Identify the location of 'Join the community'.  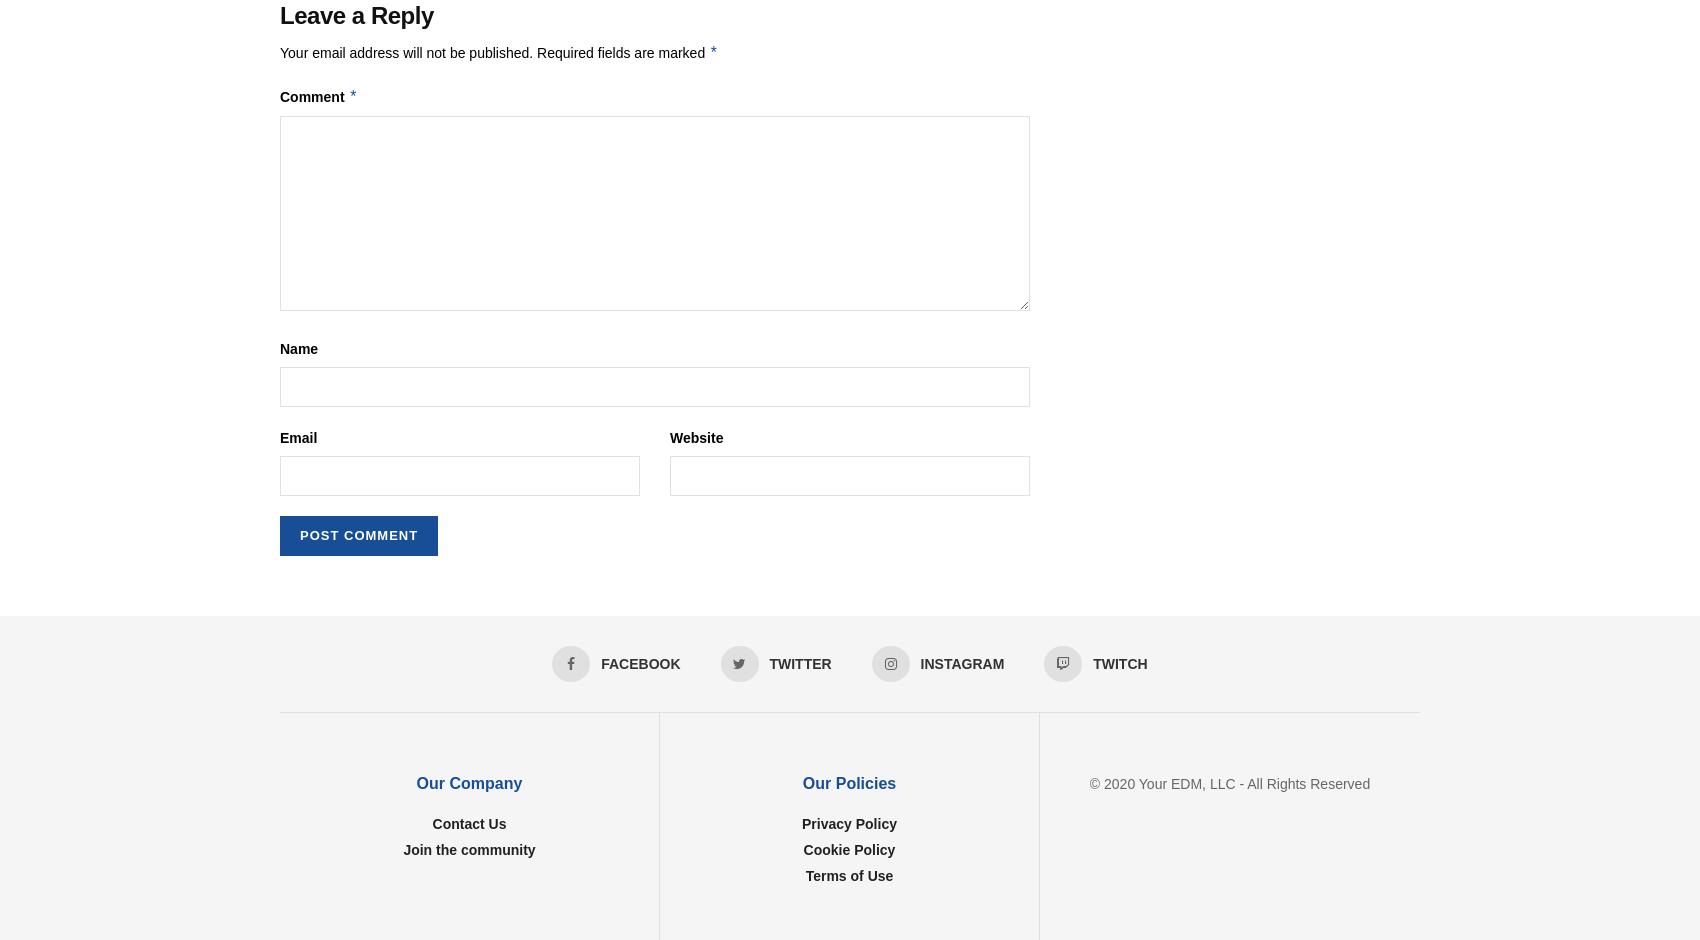
(469, 848).